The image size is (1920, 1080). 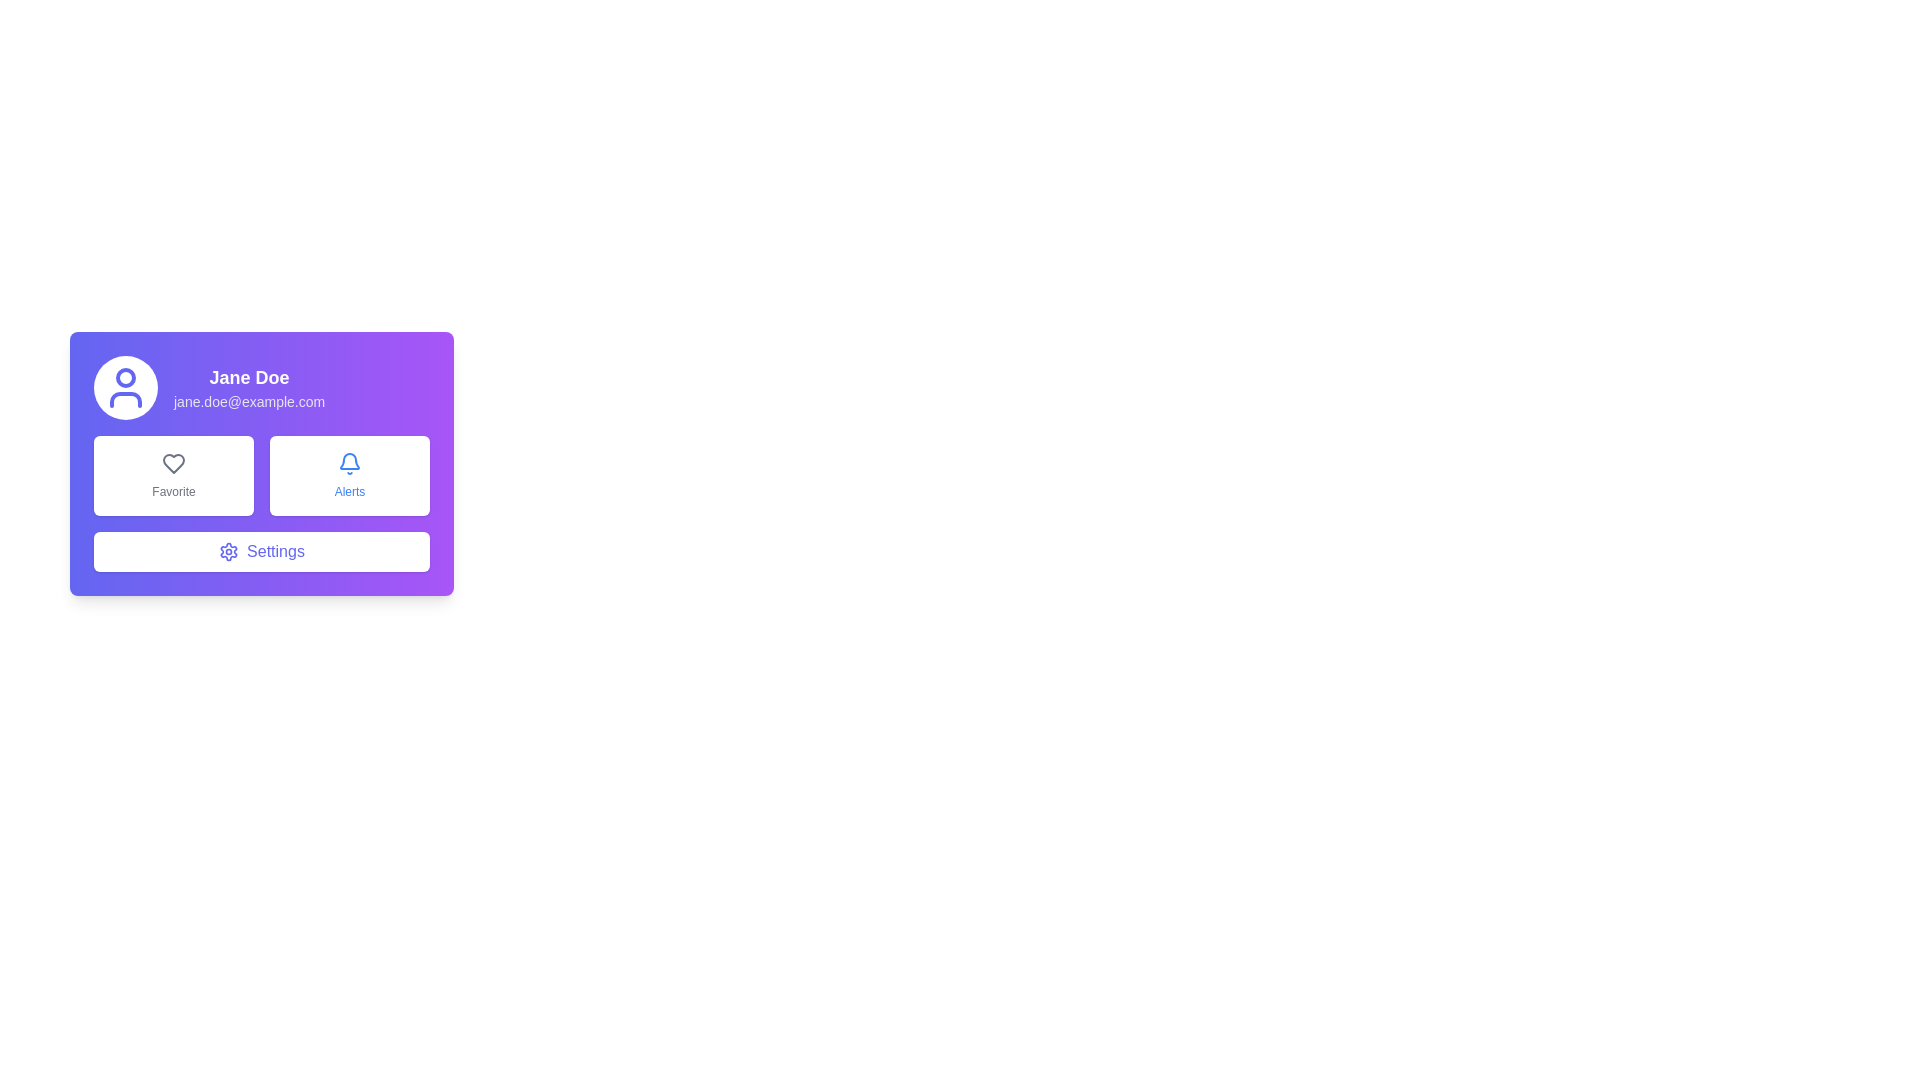 What do you see at coordinates (229, 551) in the screenshot?
I see `the gear-shaped icon representing settings, which is located above the 'Settings' label in the card-like interface` at bounding box center [229, 551].